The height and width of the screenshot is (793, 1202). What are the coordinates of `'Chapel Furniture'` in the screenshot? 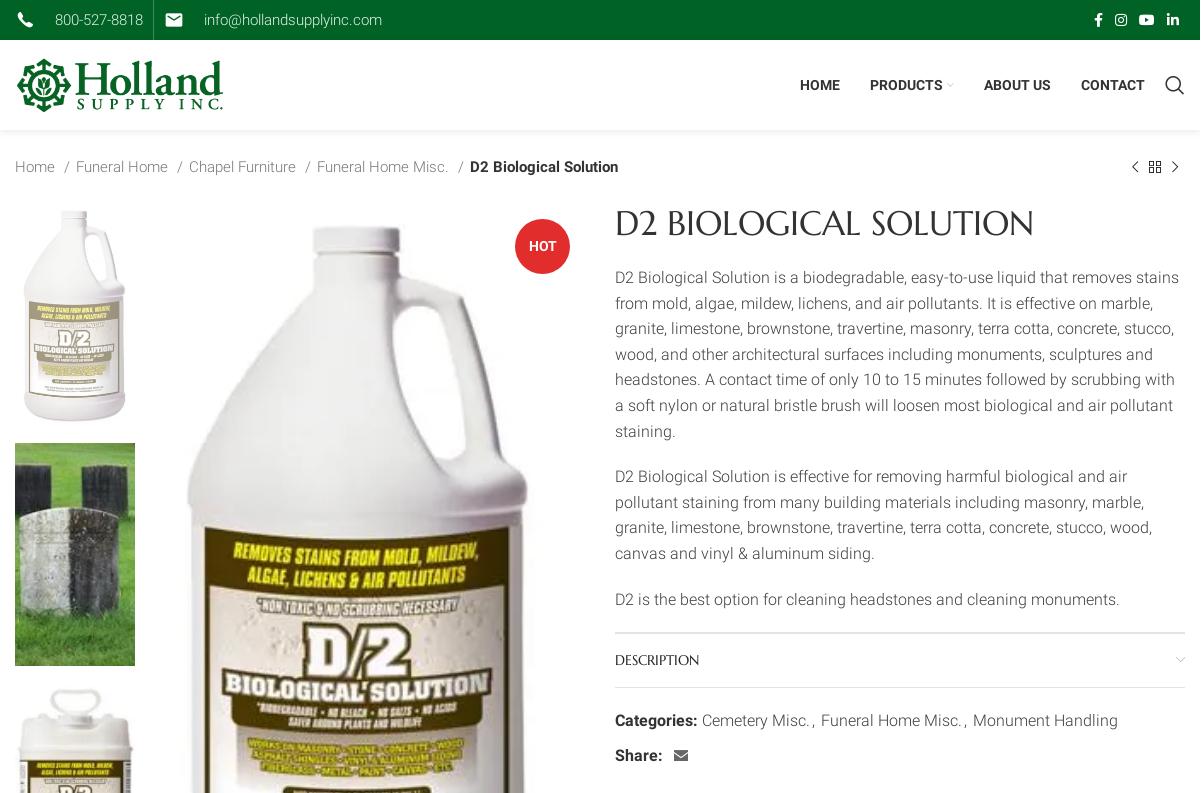 It's located at (244, 167).